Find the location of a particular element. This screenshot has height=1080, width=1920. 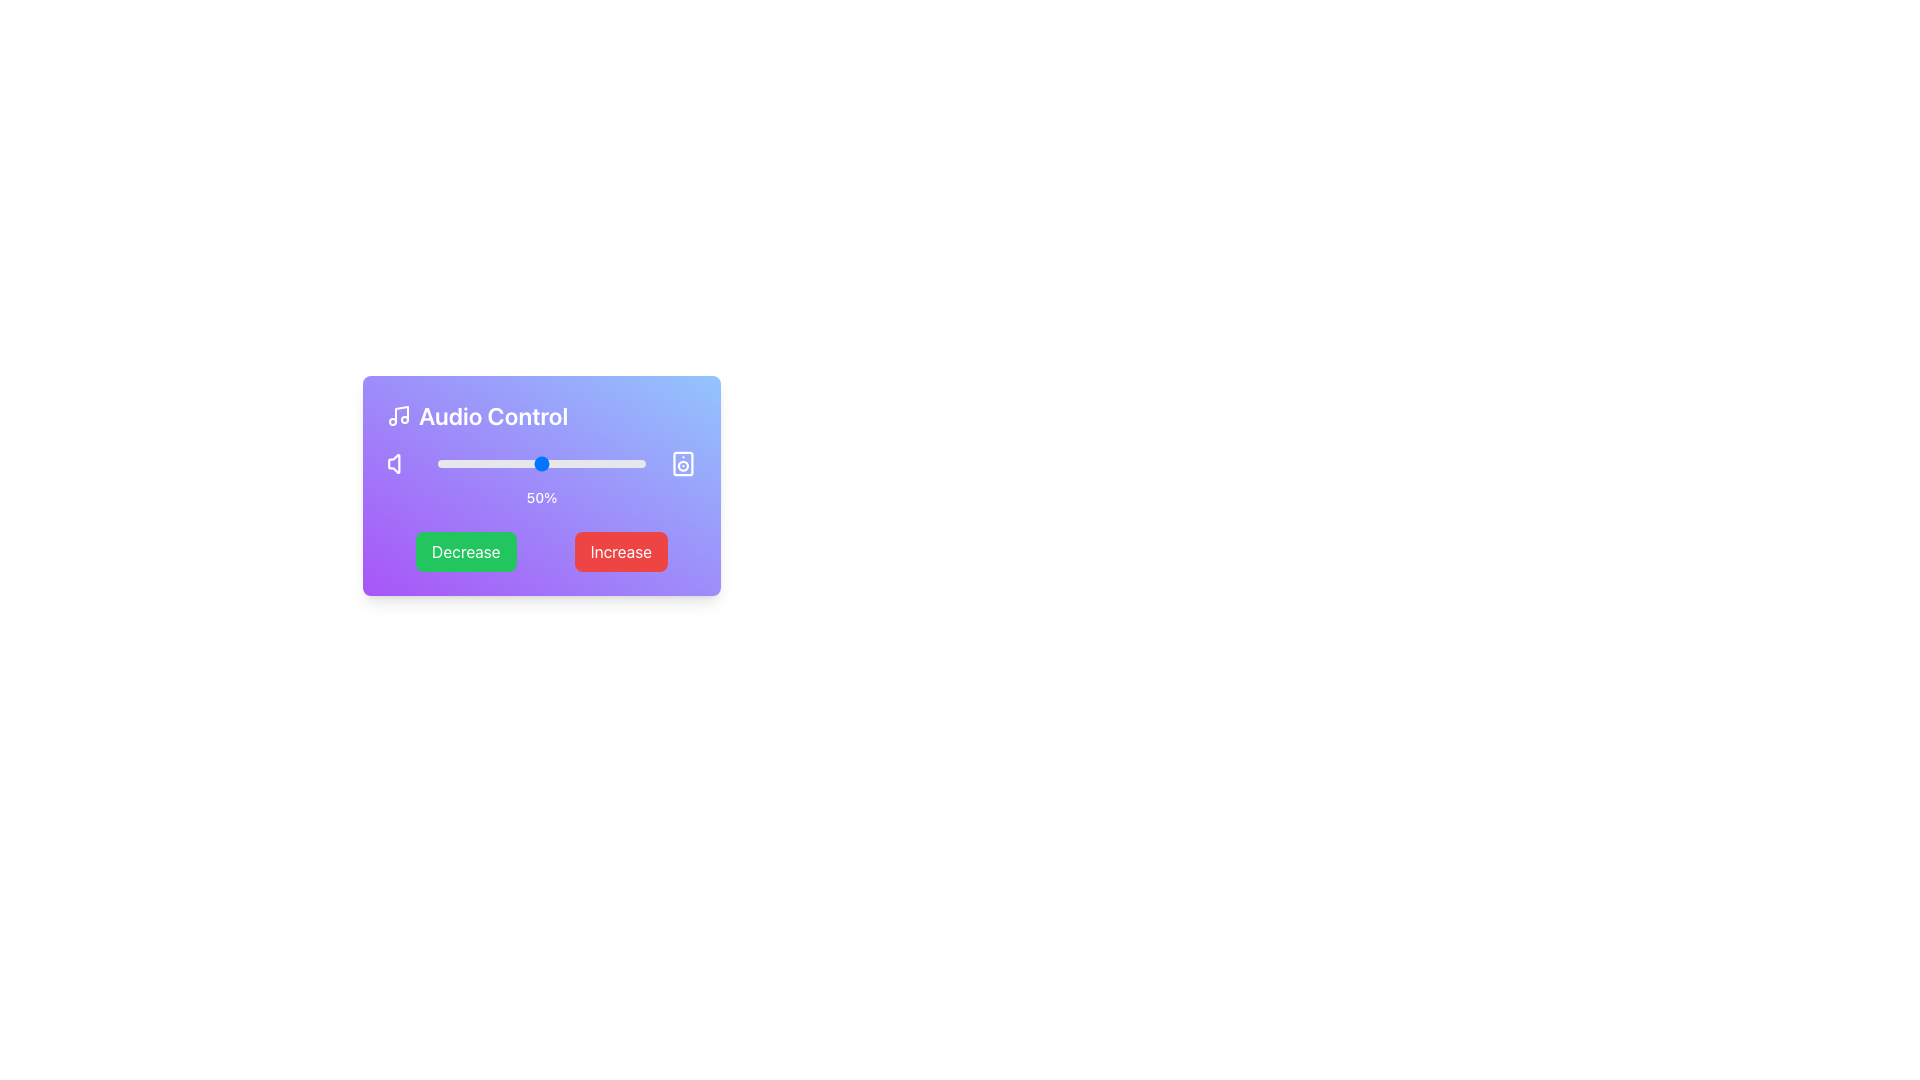

the slider is located at coordinates (548, 463).